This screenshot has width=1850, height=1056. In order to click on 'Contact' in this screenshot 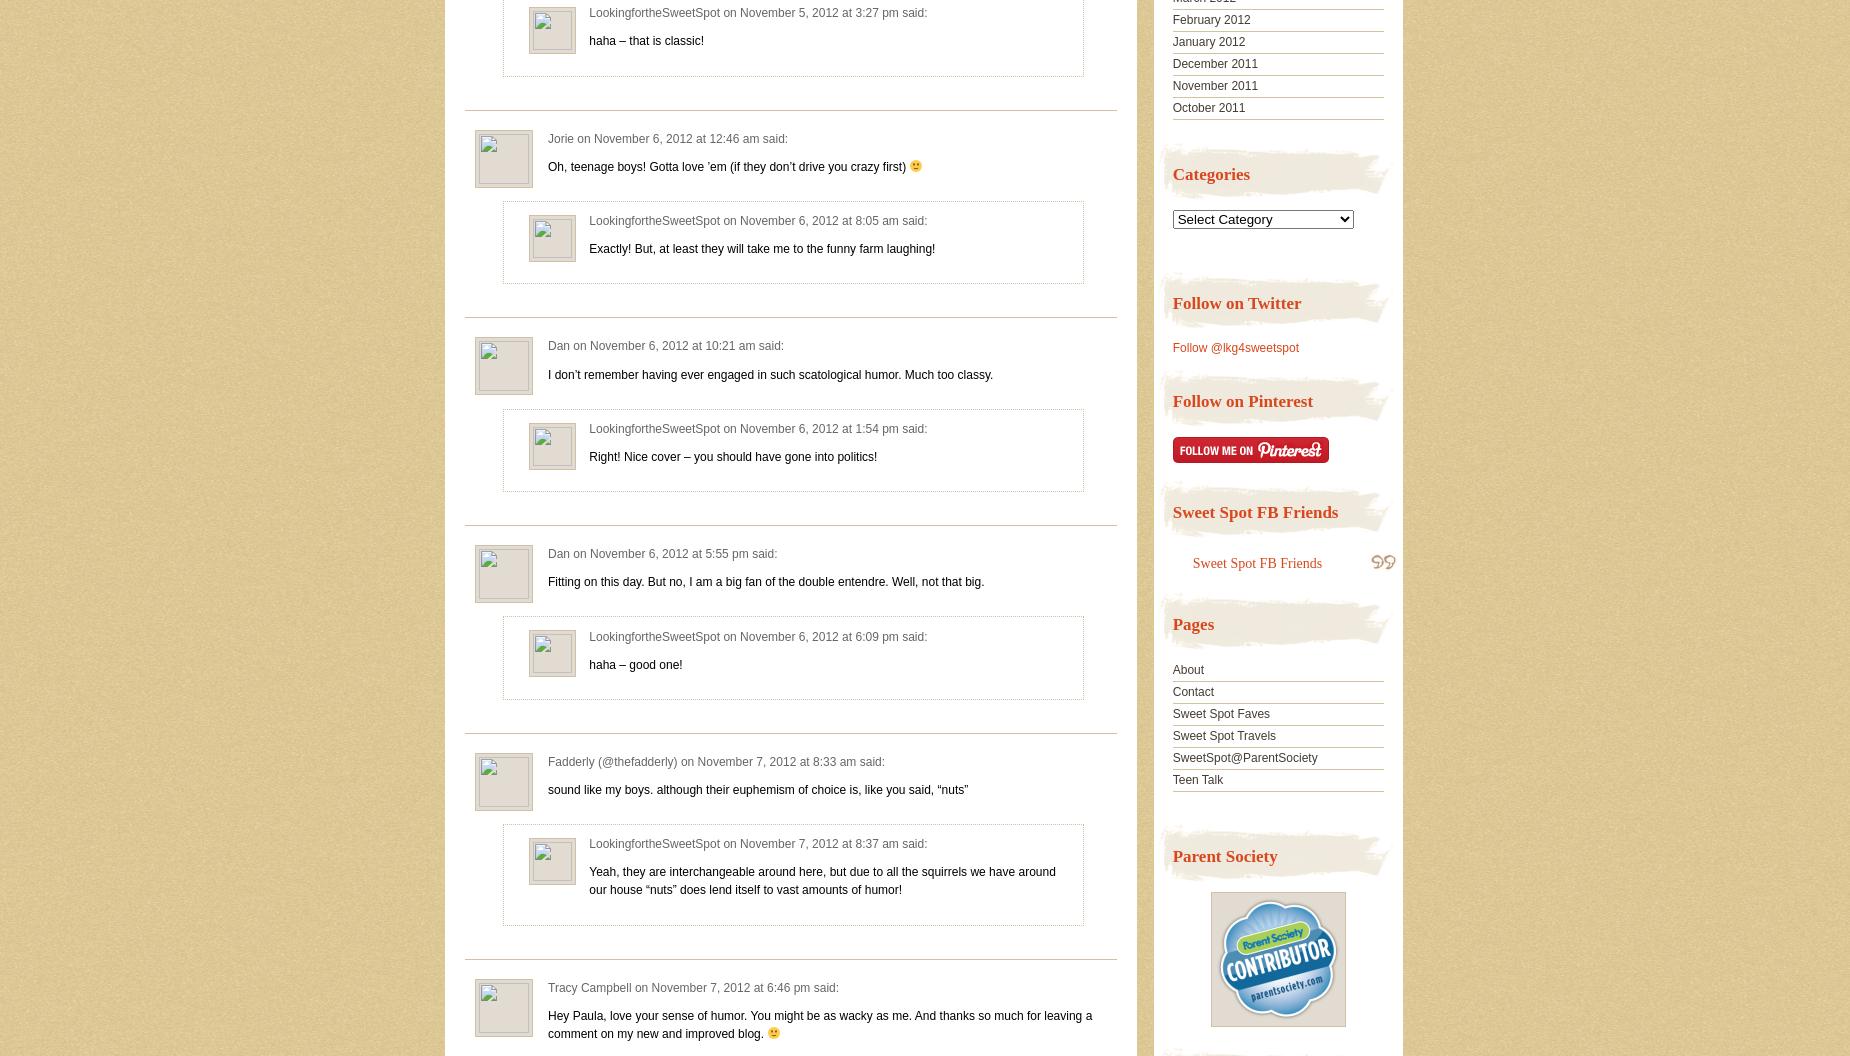, I will do `click(1192, 691)`.